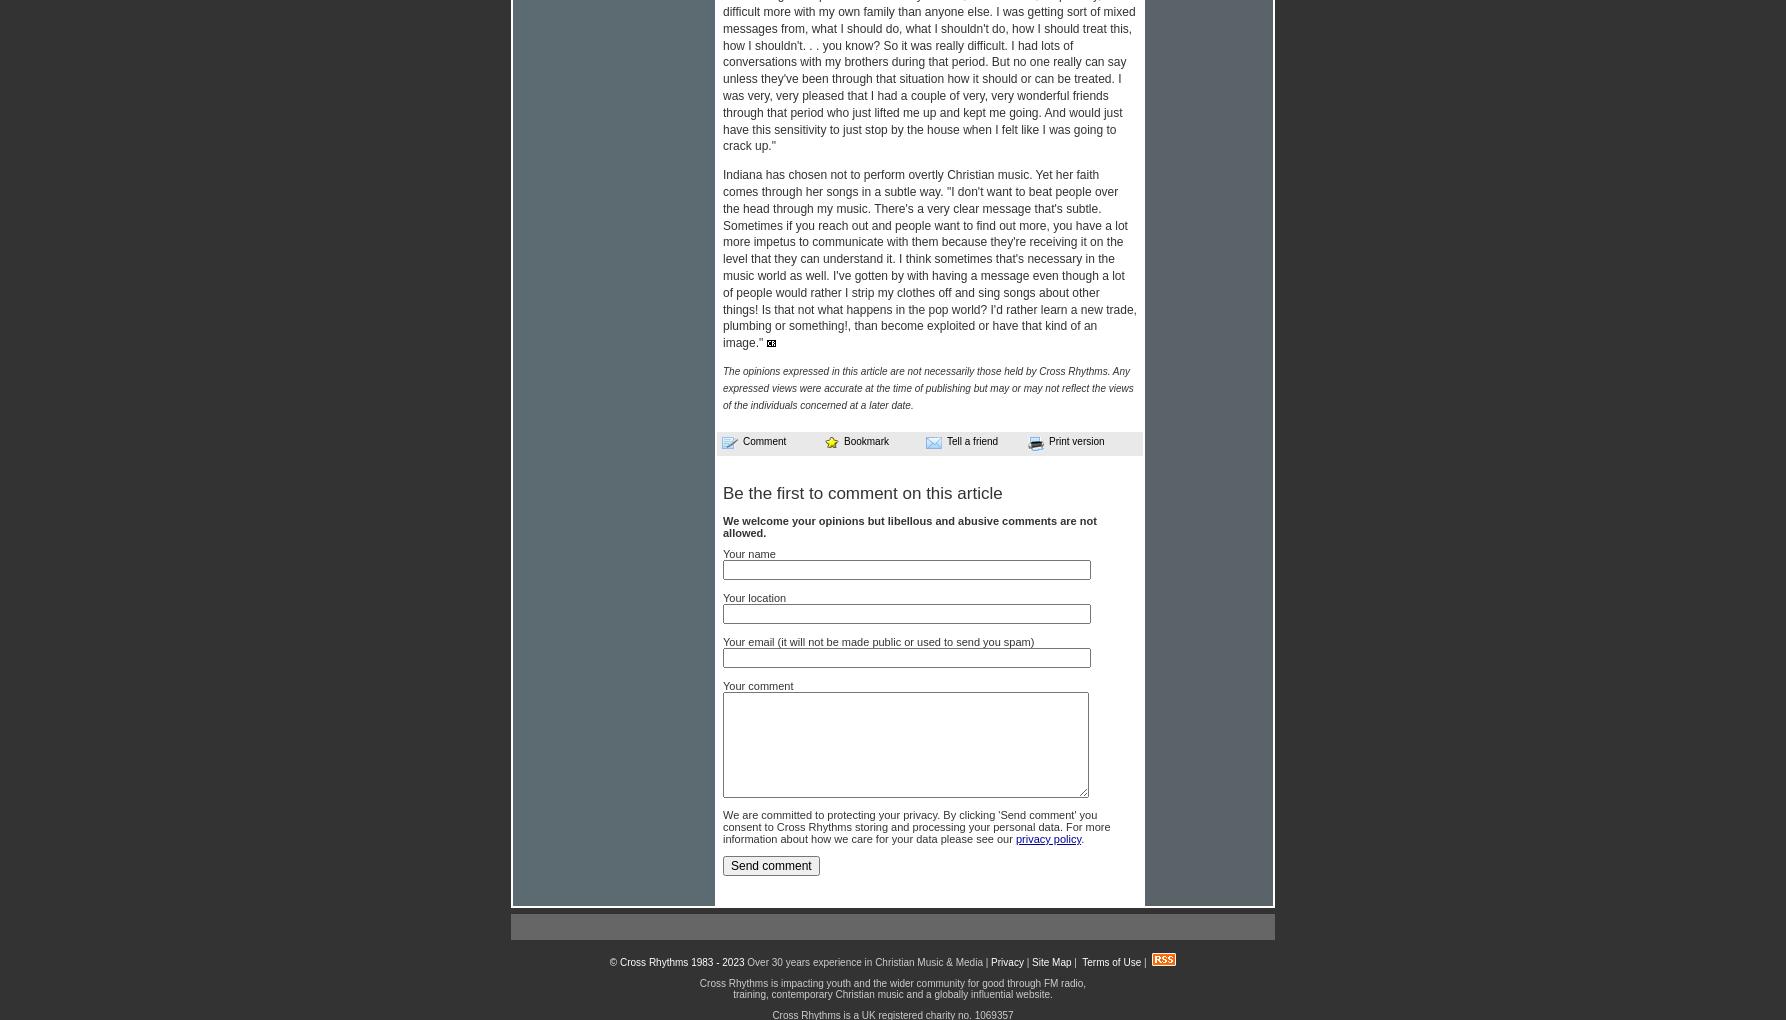 This screenshot has width=1786, height=1020. Describe the element at coordinates (722, 684) in the screenshot. I see `'Your comment'` at that location.